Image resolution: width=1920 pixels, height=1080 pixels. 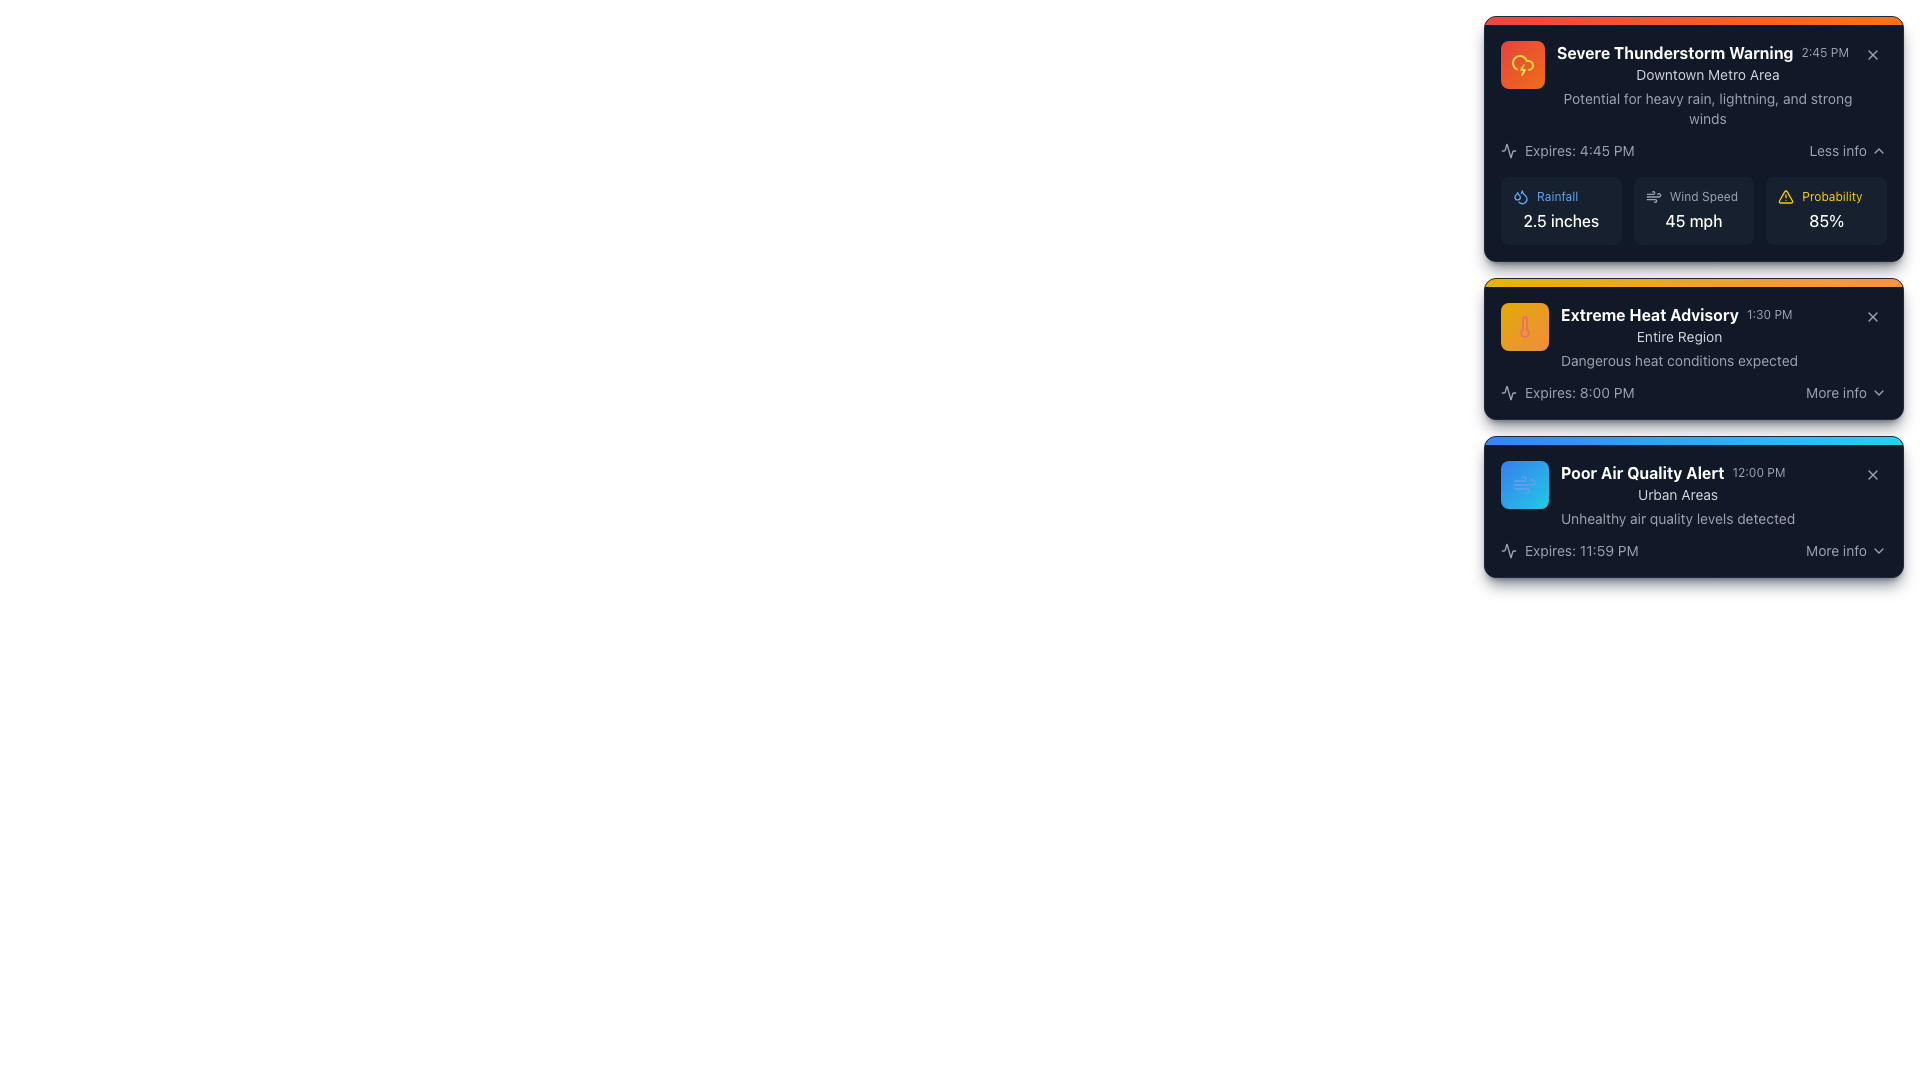 I want to click on the severe thunderstorm warning icon located at the top-left corner of the first alert box, adjacent to the text 'Severe Thunderstorm Warning', so click(x=1521, y=64).